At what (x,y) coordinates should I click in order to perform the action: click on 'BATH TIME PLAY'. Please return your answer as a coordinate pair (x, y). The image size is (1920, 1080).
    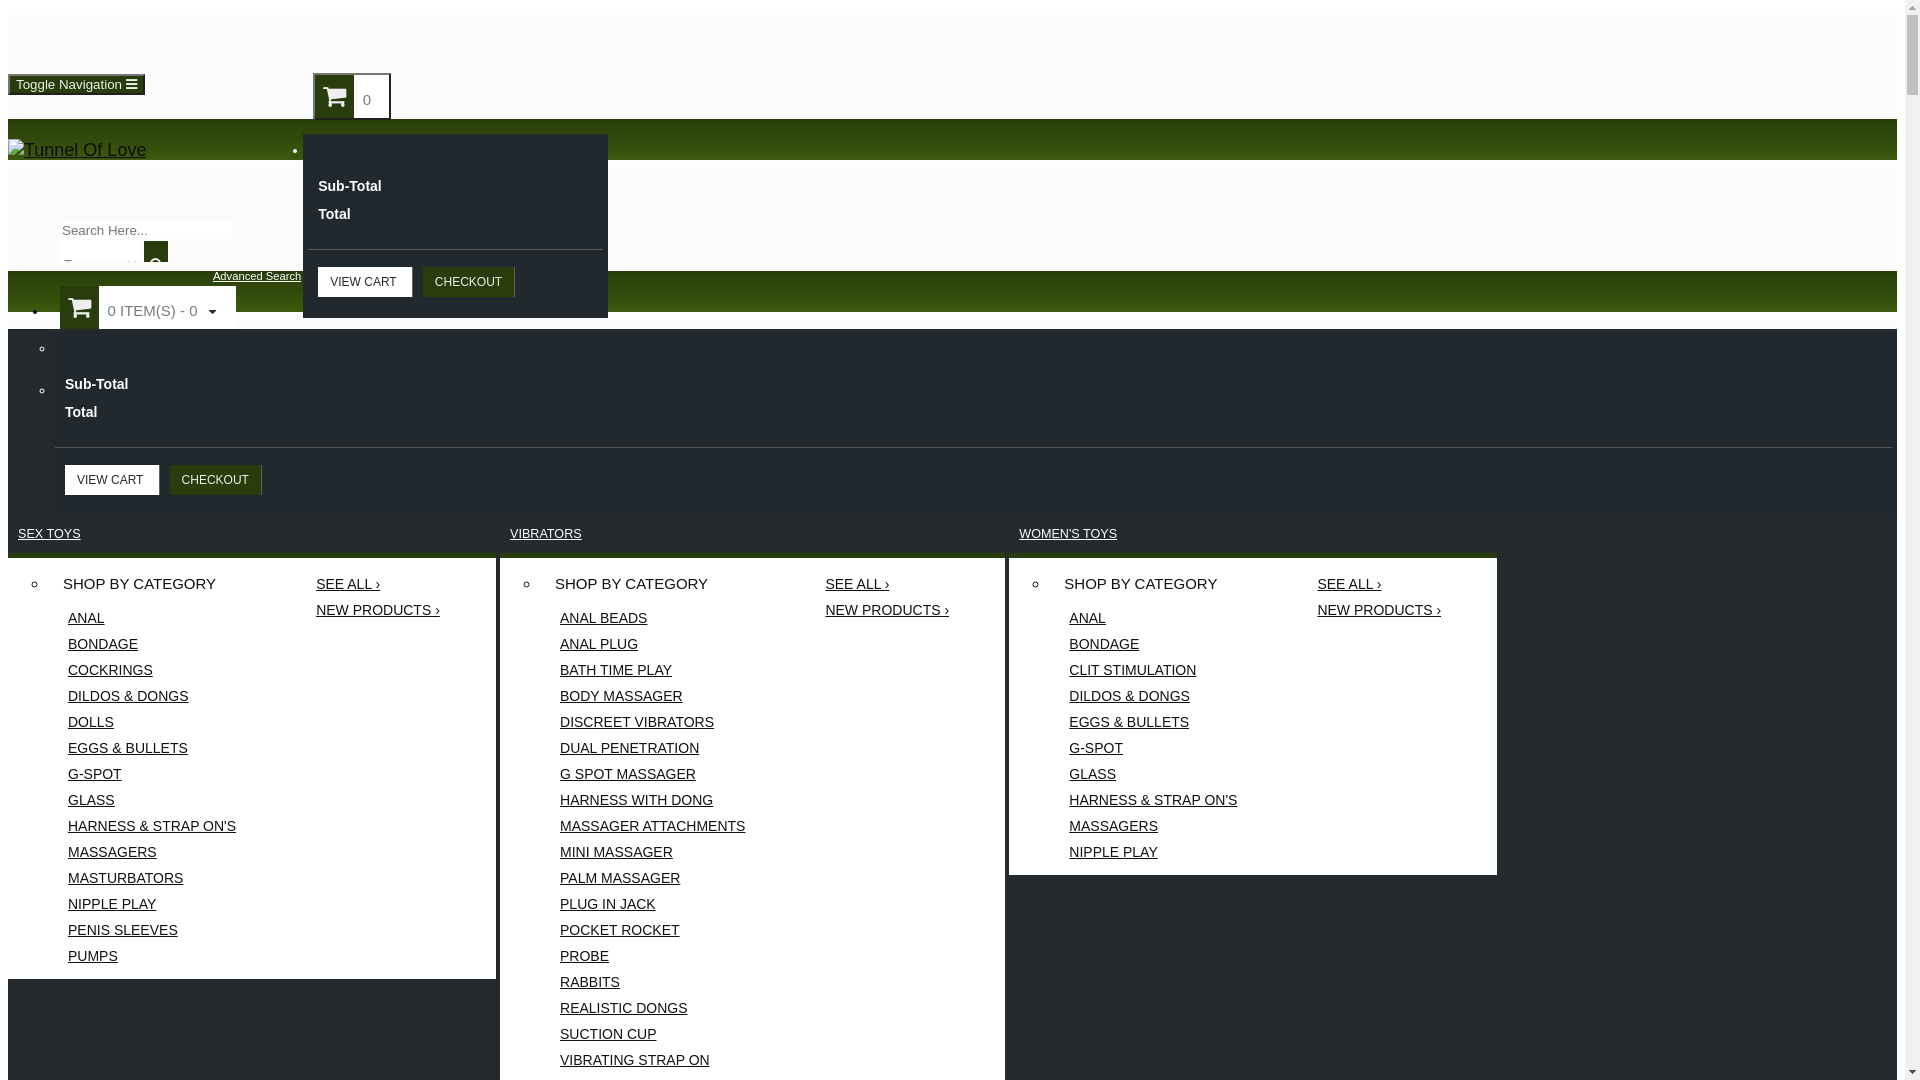
    Looking at the image, I should click on (652, 670).